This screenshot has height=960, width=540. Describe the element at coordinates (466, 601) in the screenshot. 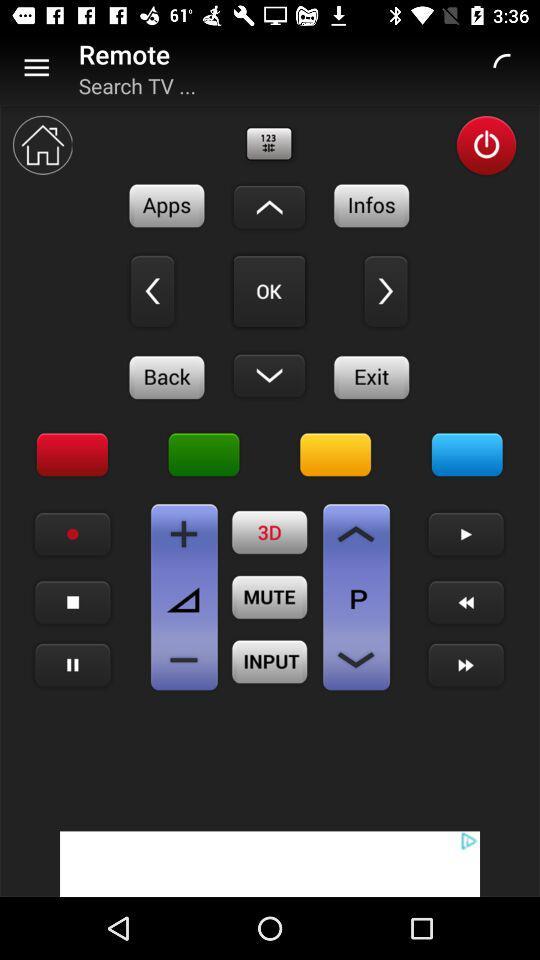

I see `go back` at that location.